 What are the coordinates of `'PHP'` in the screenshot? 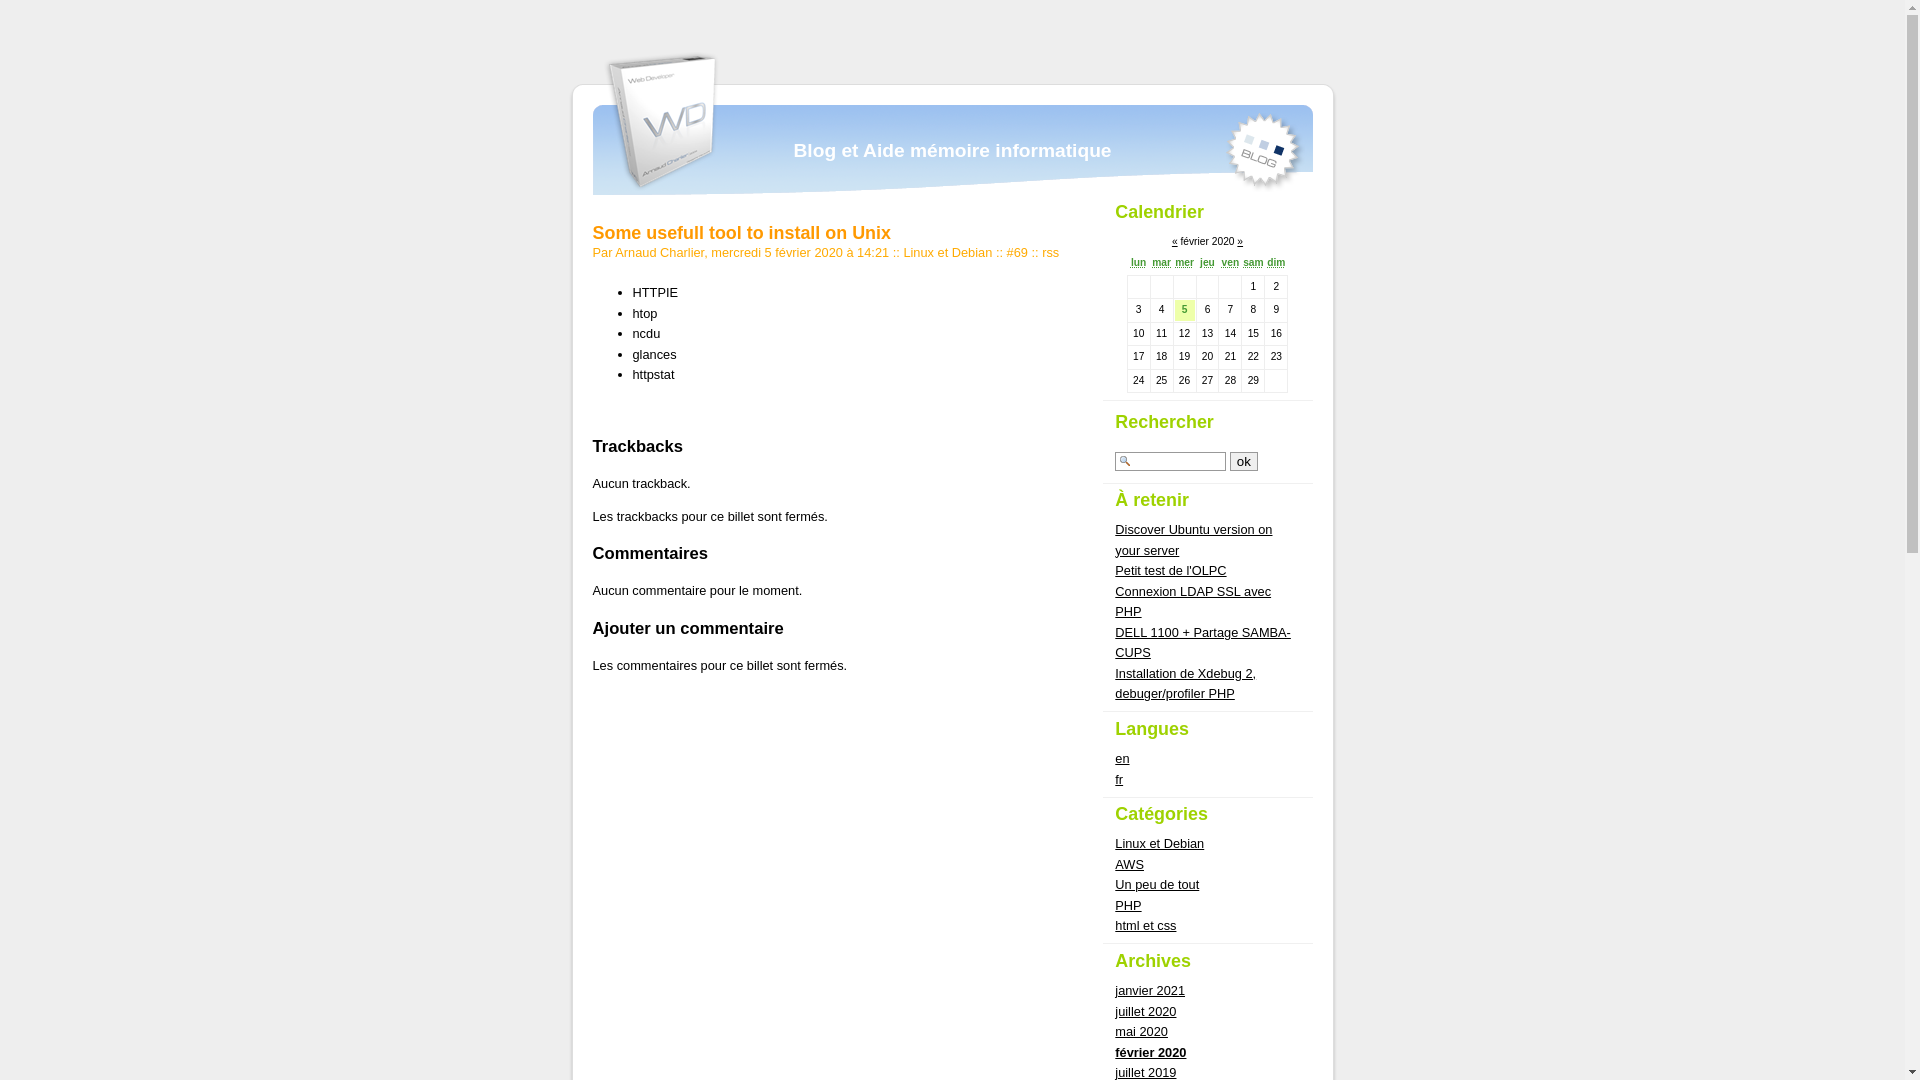 It's located at (1113, 905).